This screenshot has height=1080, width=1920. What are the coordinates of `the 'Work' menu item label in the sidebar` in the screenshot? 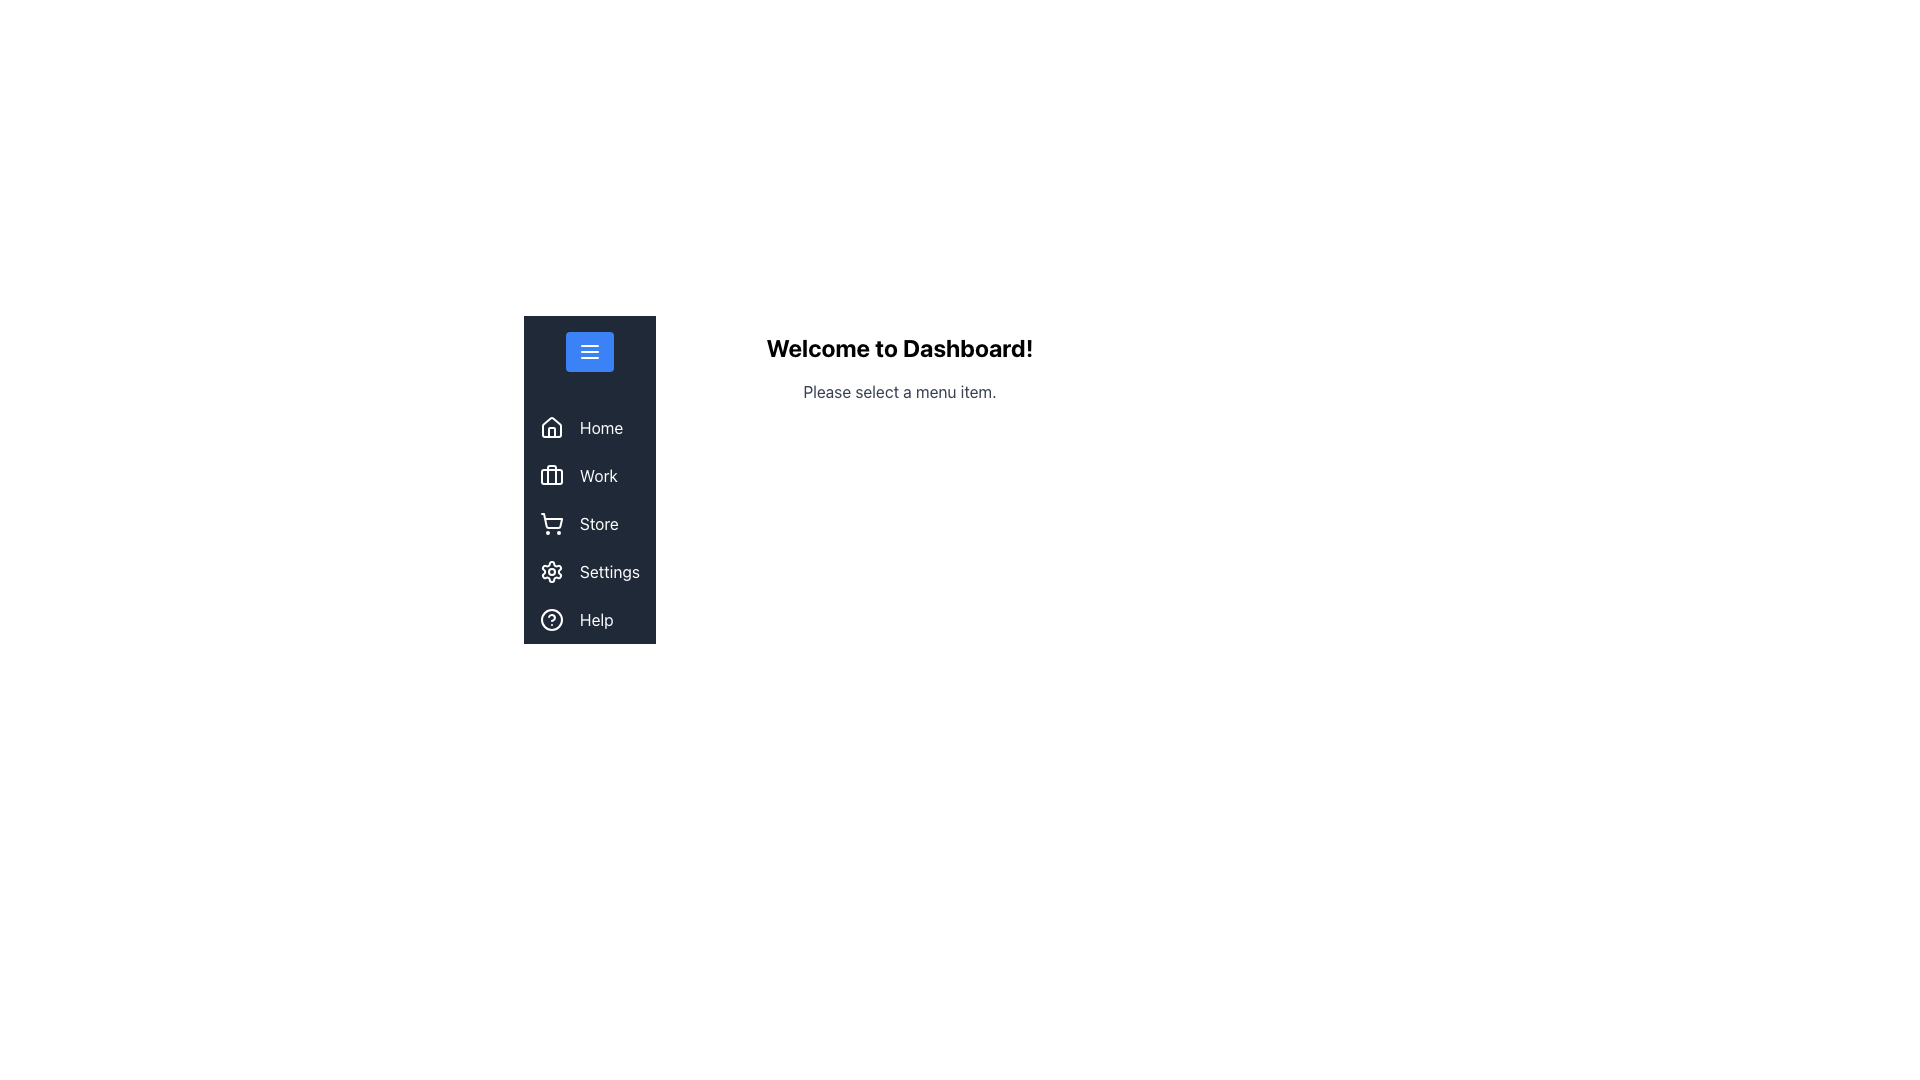 It's located at (597, 475).